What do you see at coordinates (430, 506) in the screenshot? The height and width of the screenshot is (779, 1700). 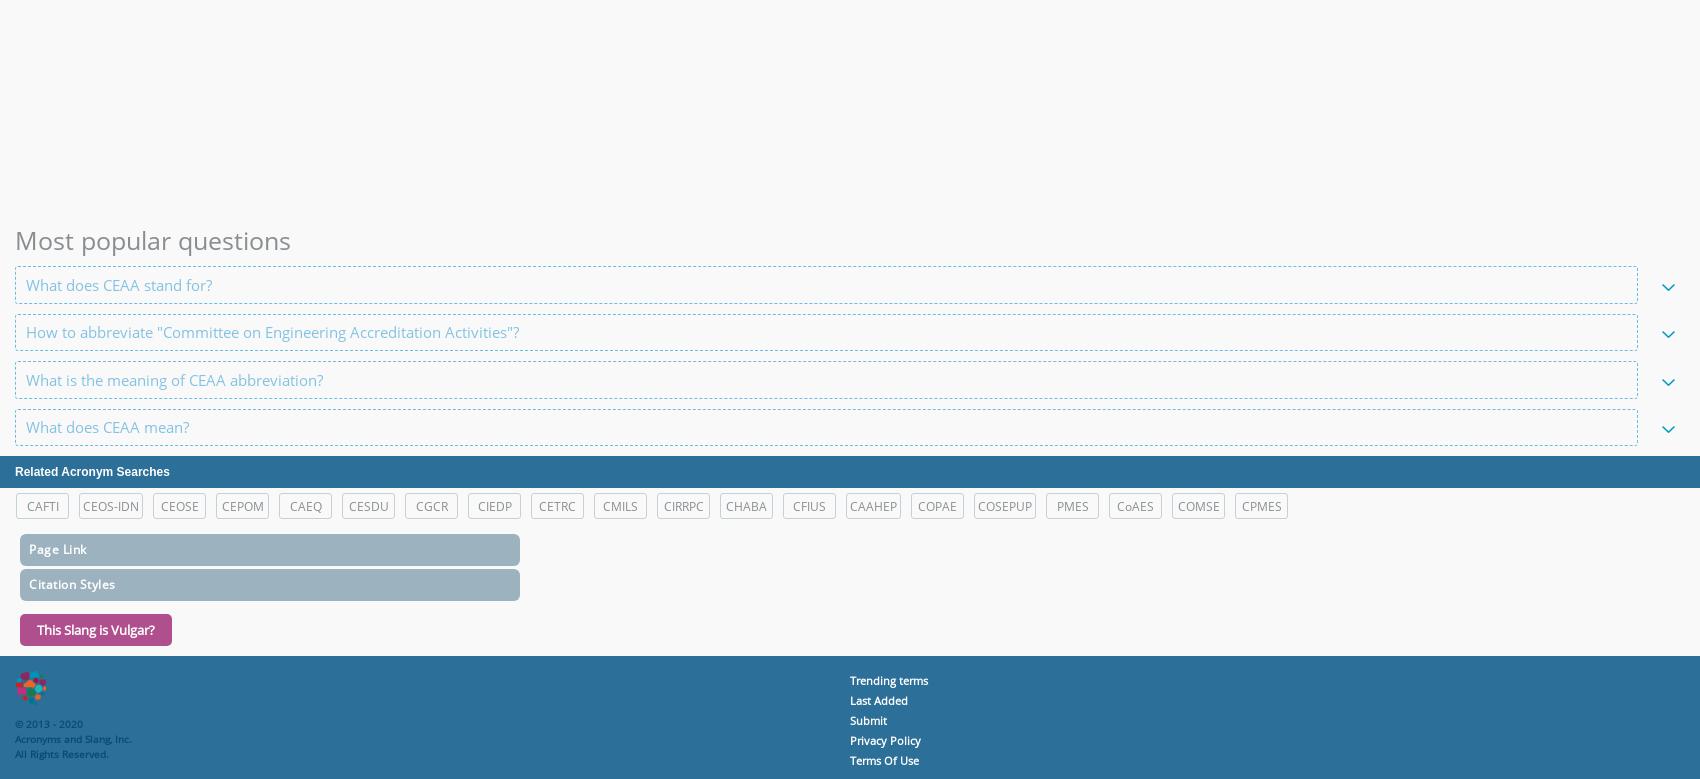 I see `'CGCR'` at bounding box center [430, 506].